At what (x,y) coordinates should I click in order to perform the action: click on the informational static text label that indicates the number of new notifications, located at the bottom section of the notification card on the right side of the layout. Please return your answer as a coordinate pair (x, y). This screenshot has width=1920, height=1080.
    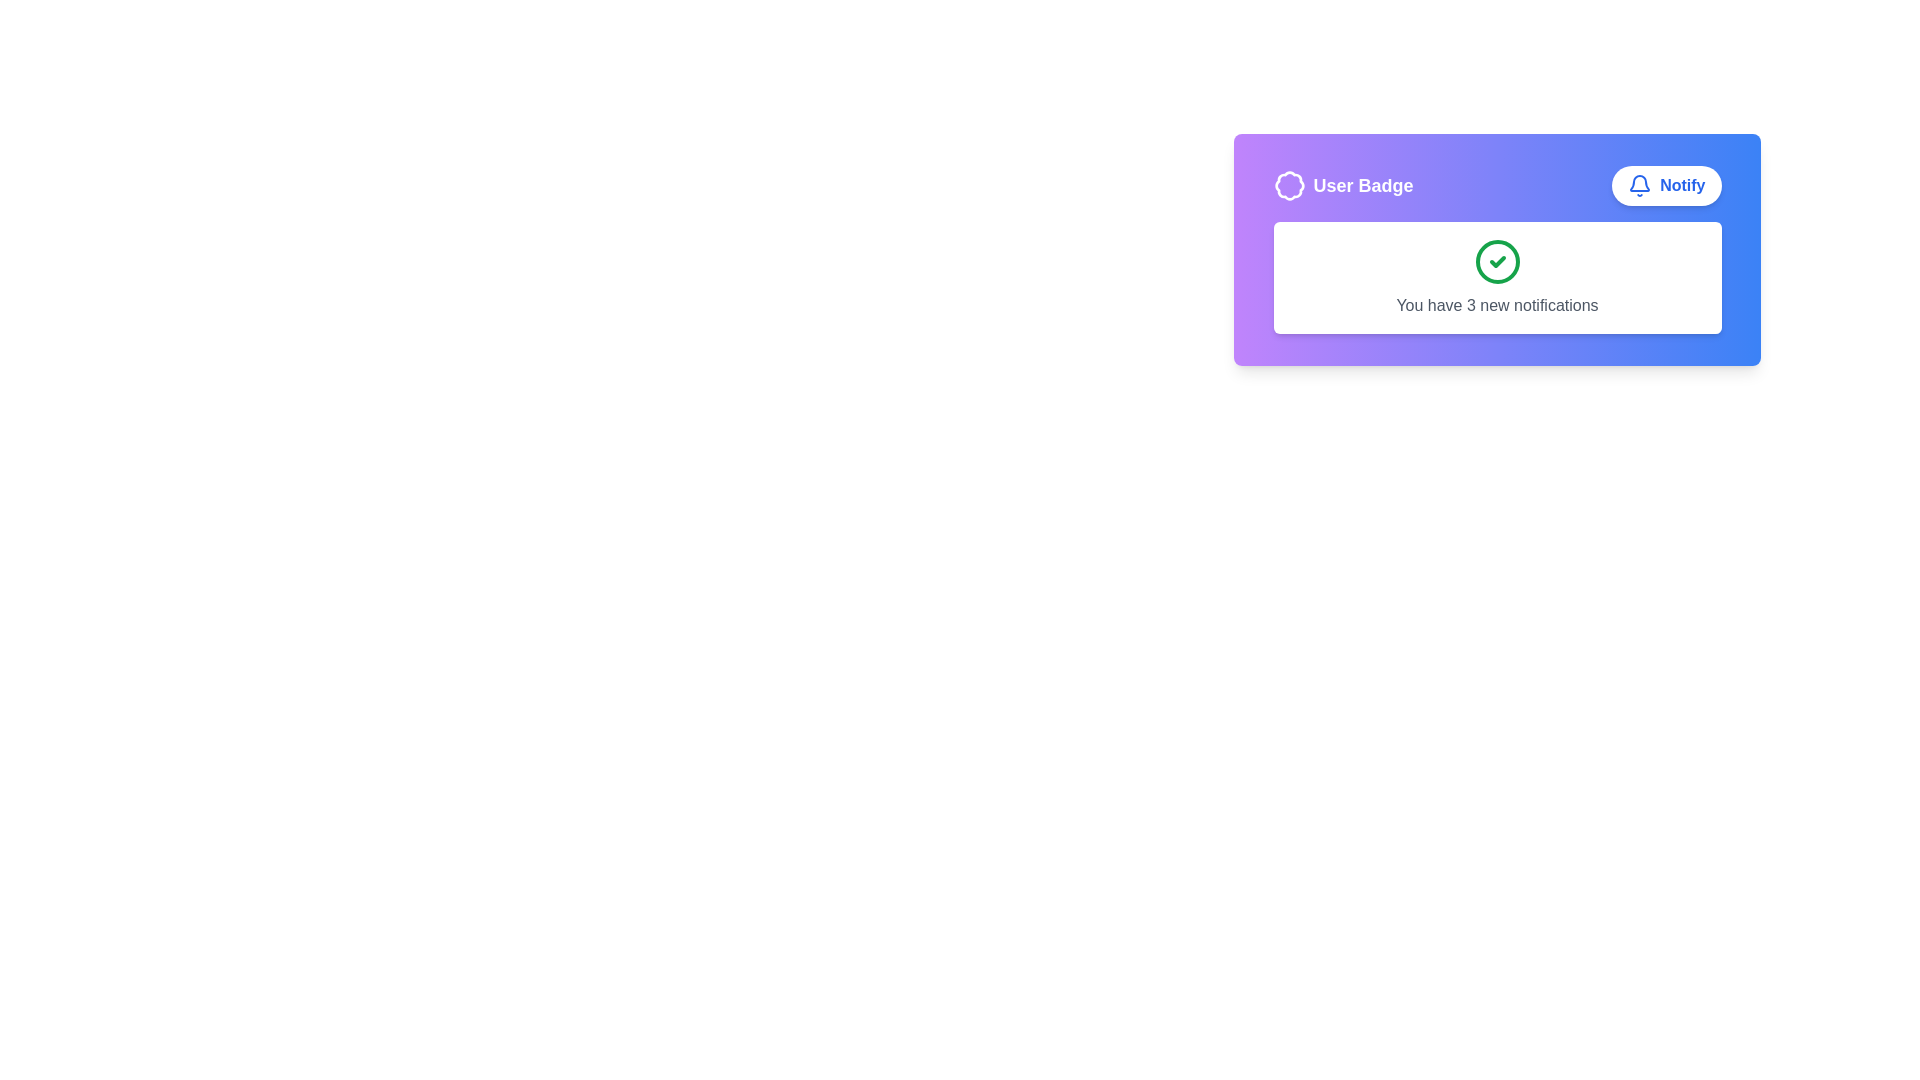
    Looking at the image, I should click on (1497, 305).